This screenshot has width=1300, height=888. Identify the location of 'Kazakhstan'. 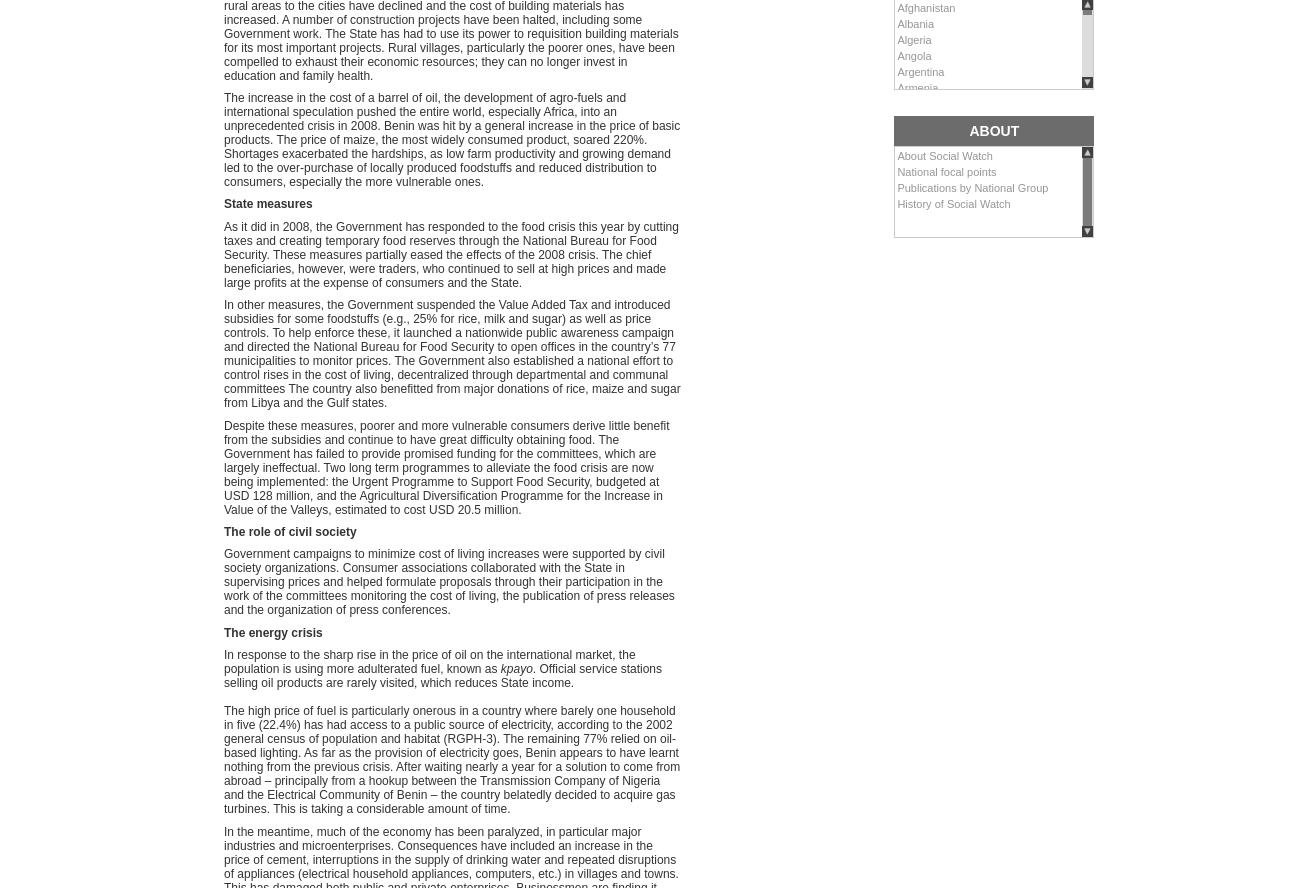
(925, 773).